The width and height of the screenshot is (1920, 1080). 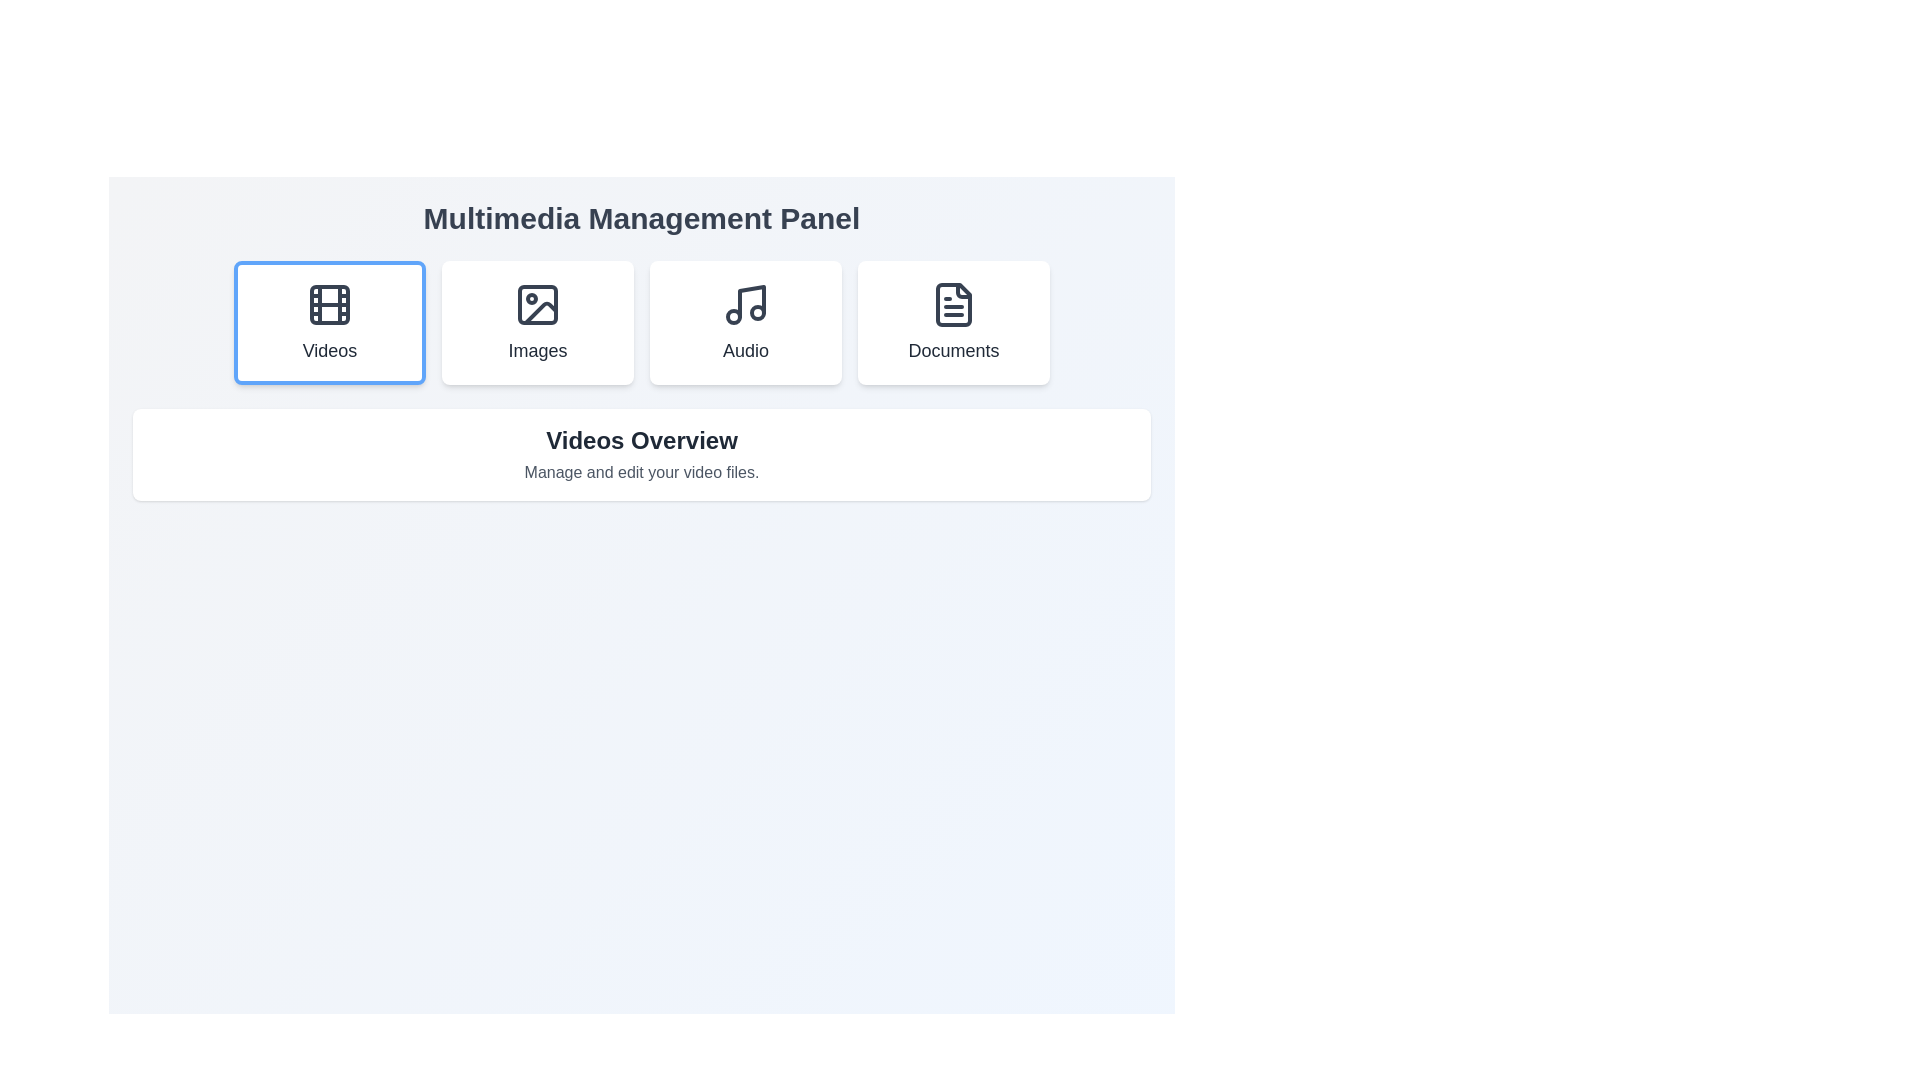 What do you see at coordinates (744, 350) in the screenshot?
I see `'Audio' label displayed in large gray font located at the bottom center of the third card from the left` at bounding box center [744, 350].